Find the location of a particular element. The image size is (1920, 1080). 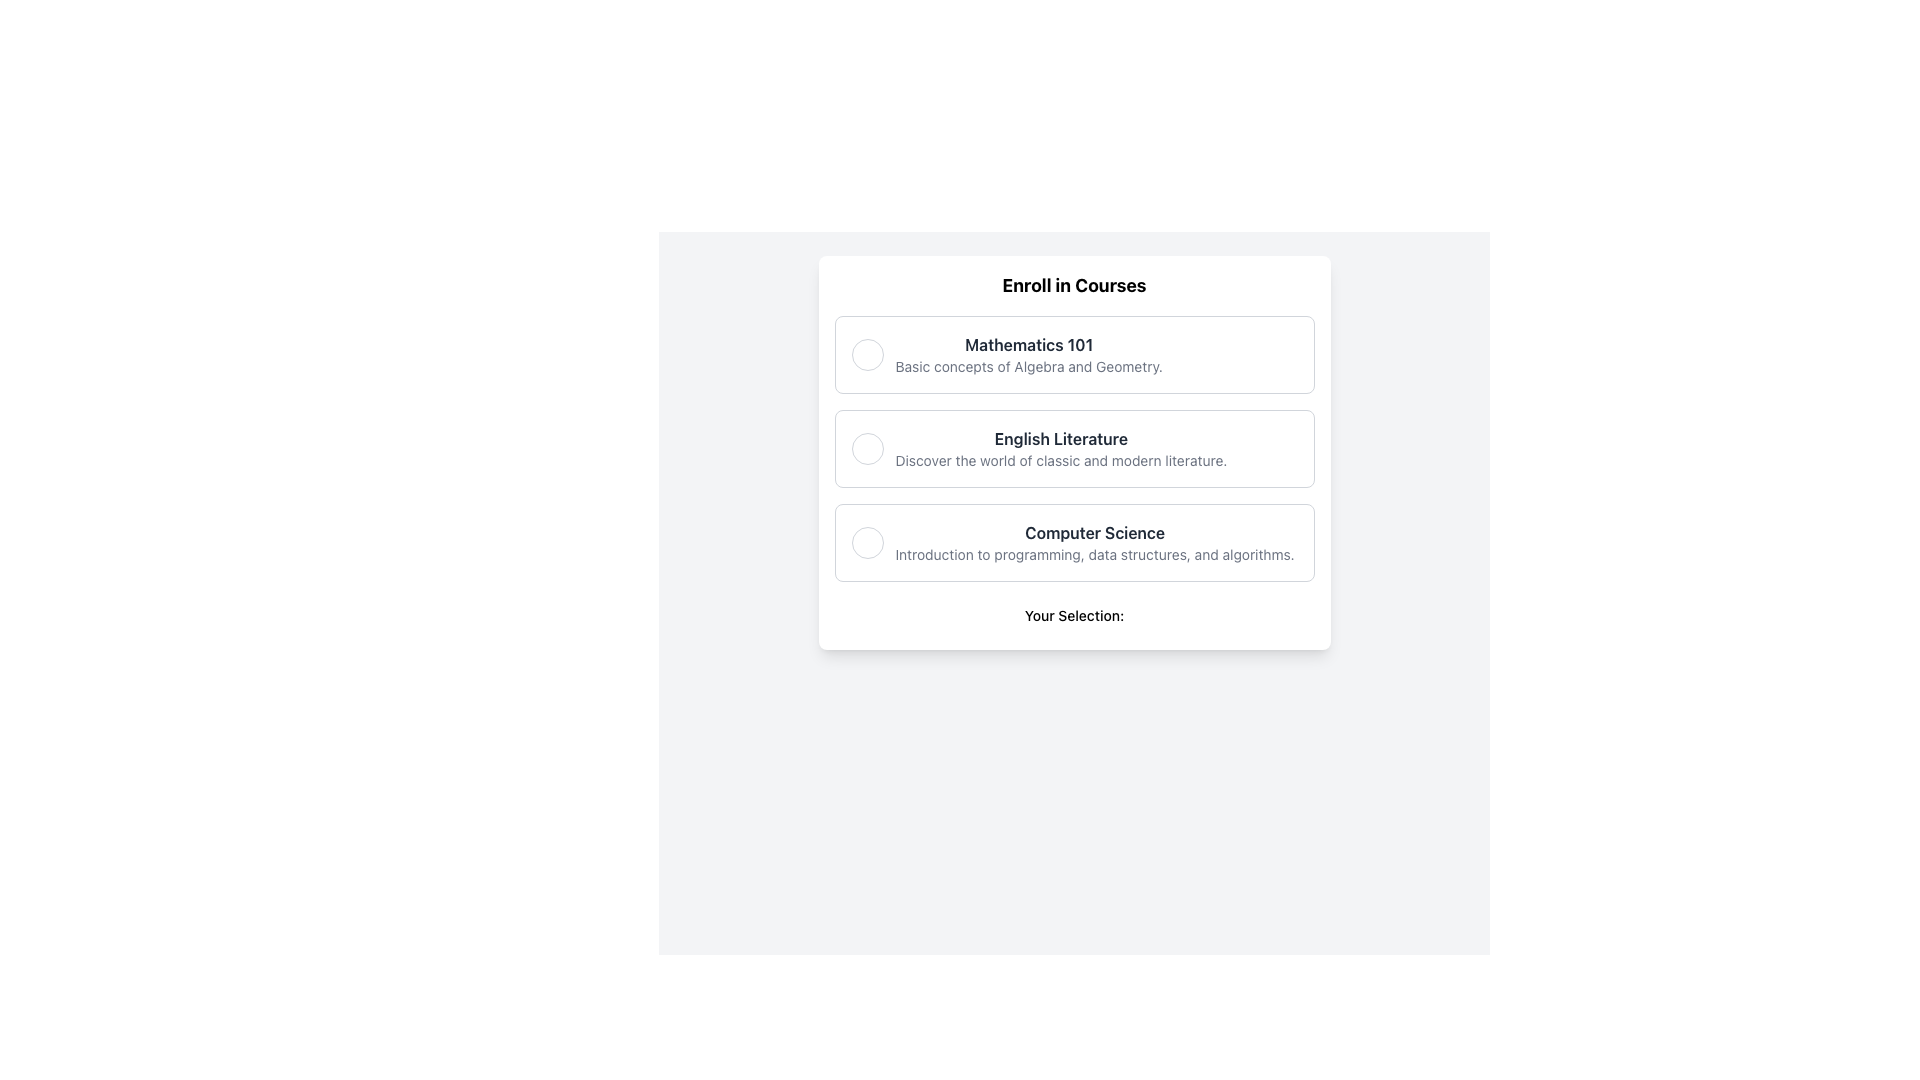

the descriptive text below the 'English Literature' course option, which provides insights into its content is located at coordinates (1060, 461).